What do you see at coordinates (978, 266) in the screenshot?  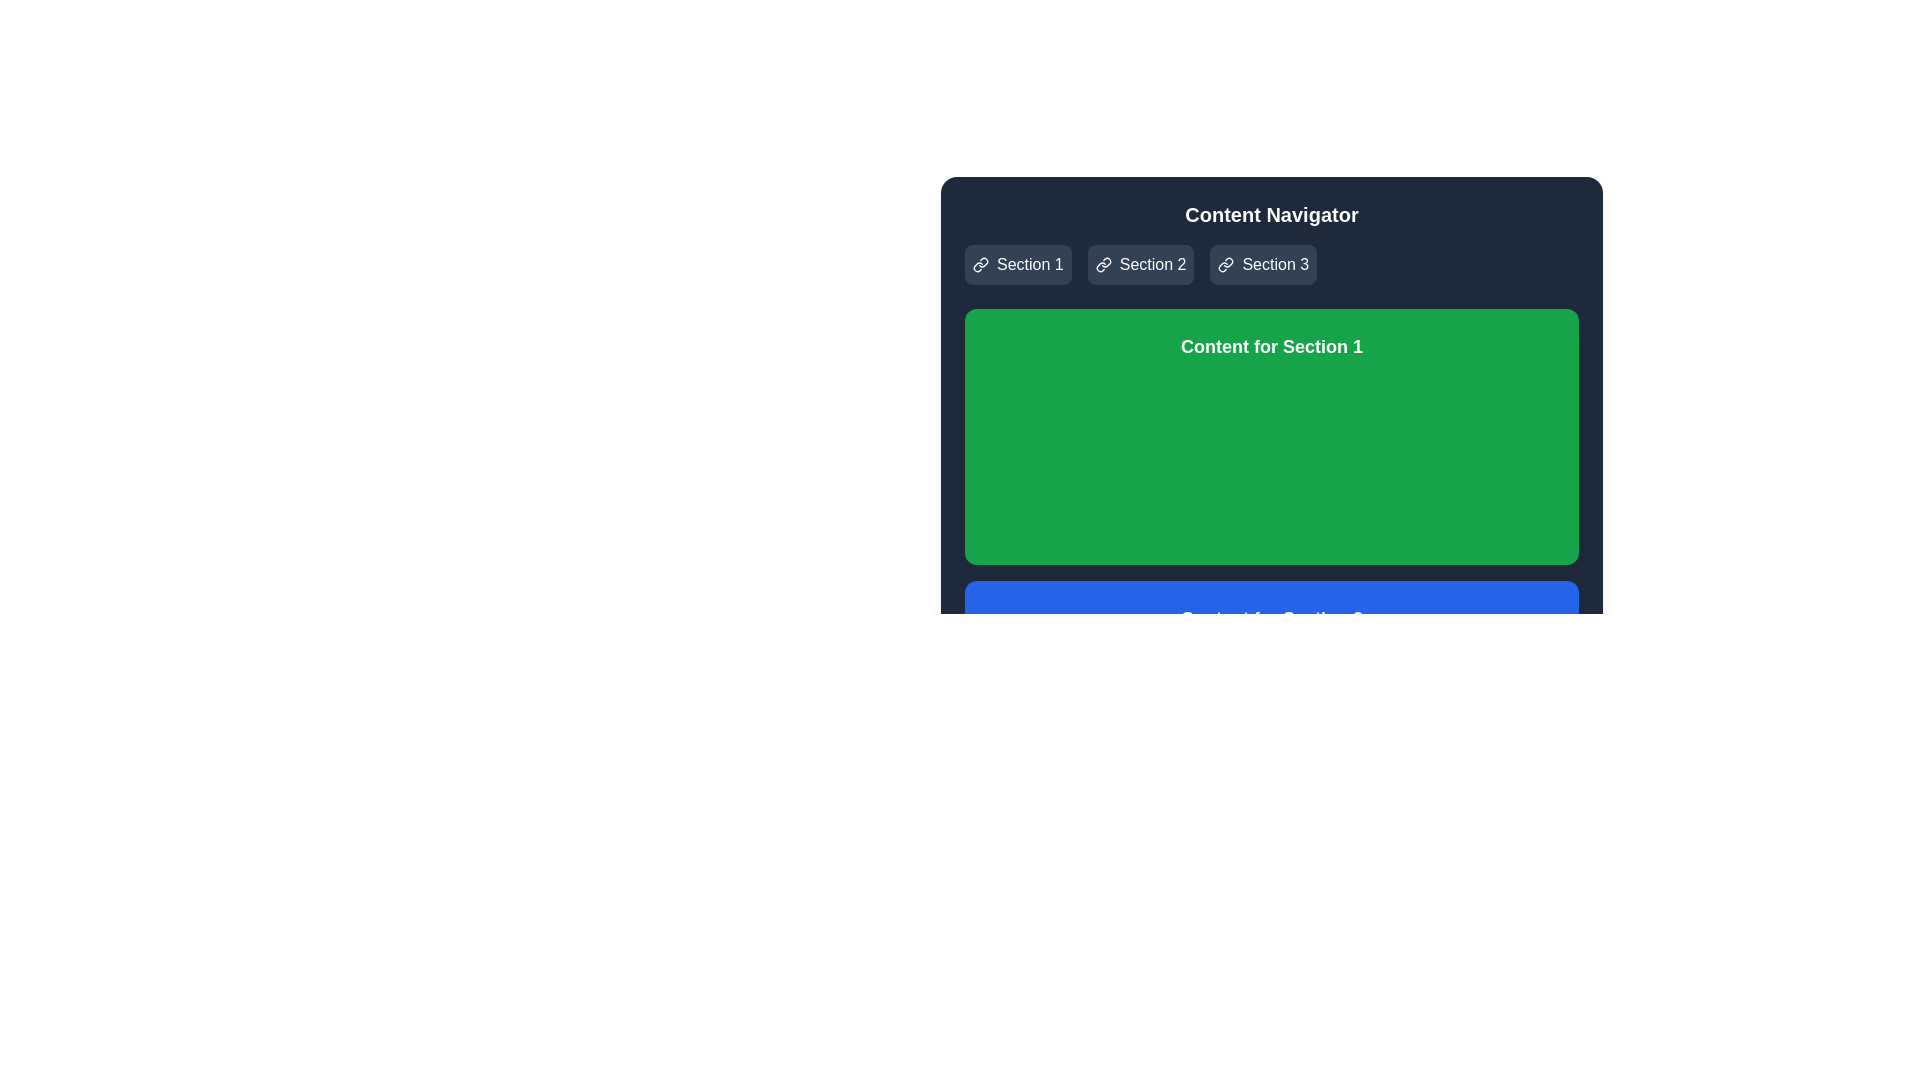 I see `the curved, chain-link SVG icon located within the button labeled 'Section 1', positioned to the left of the textual label` at bounding box center [978, 266].